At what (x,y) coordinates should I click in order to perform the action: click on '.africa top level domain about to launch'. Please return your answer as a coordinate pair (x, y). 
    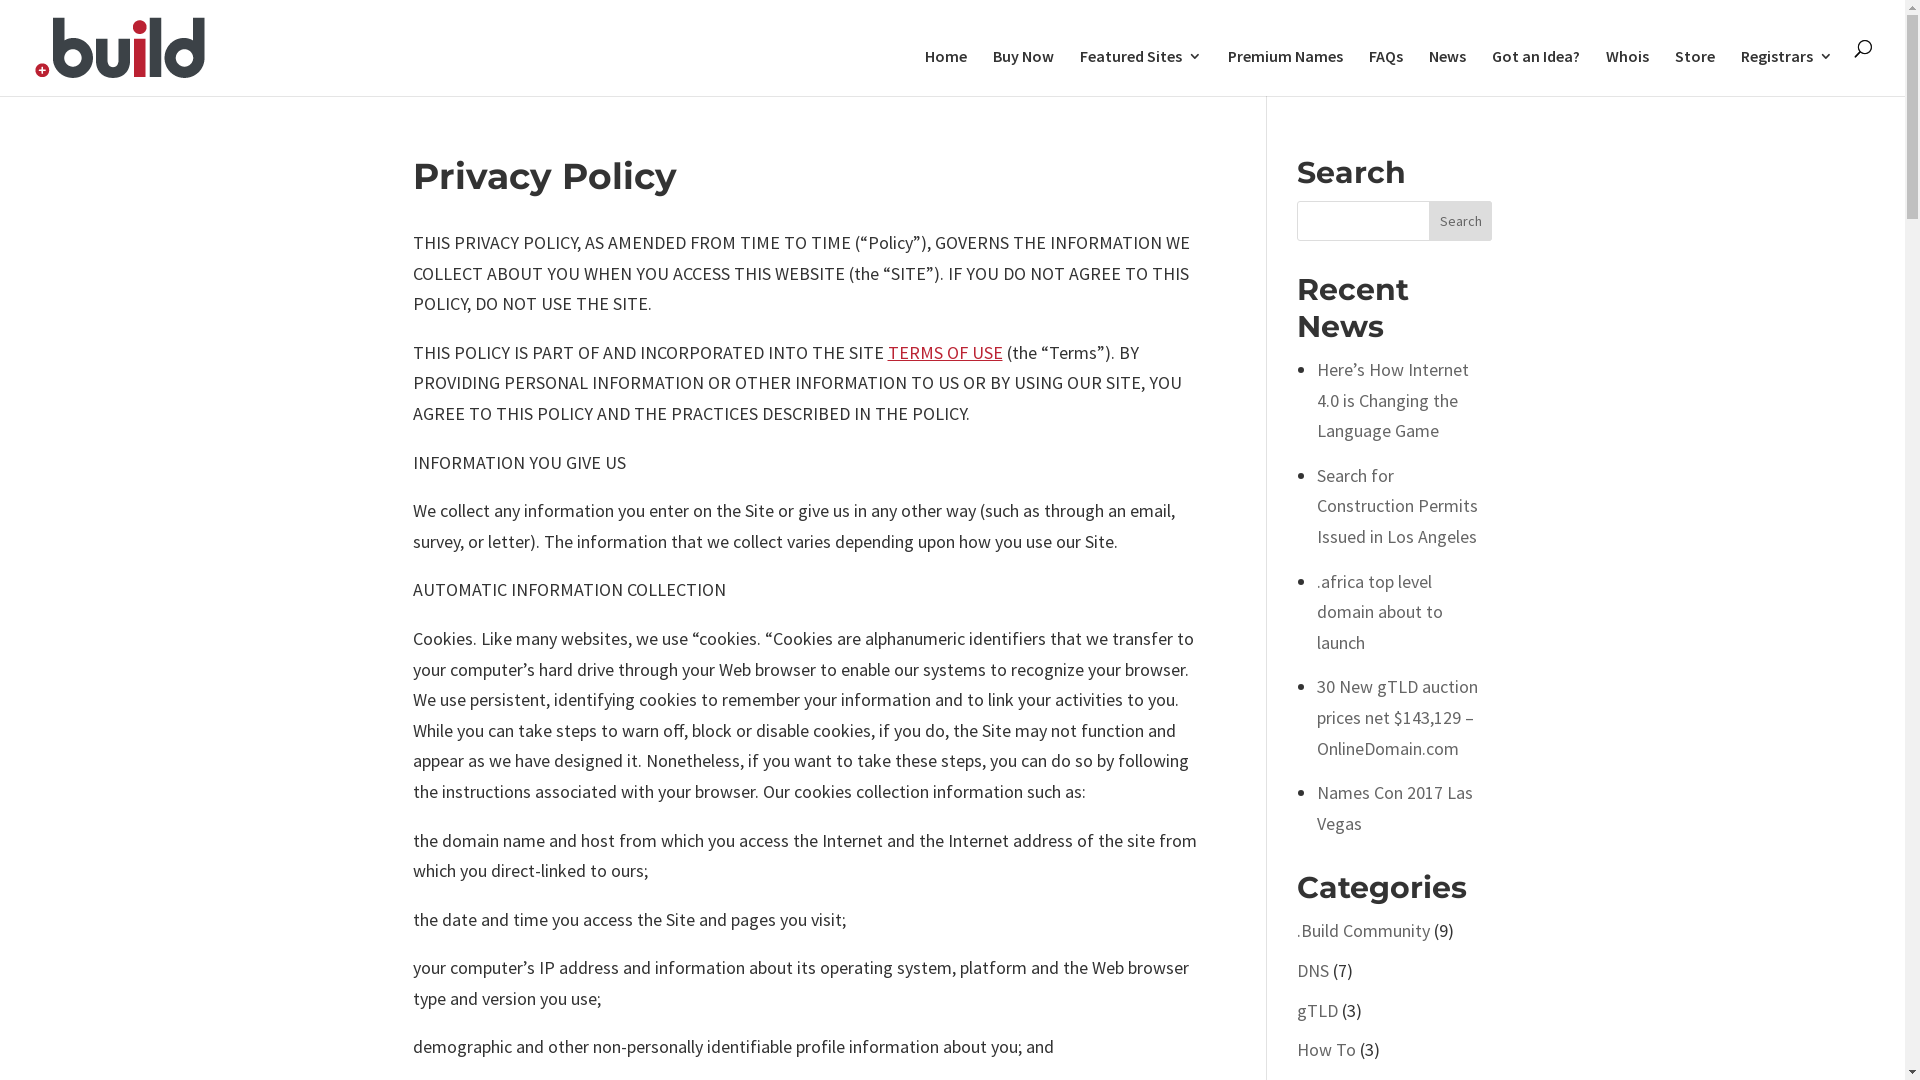
    Looking at the image, I should click on (1316, 611).